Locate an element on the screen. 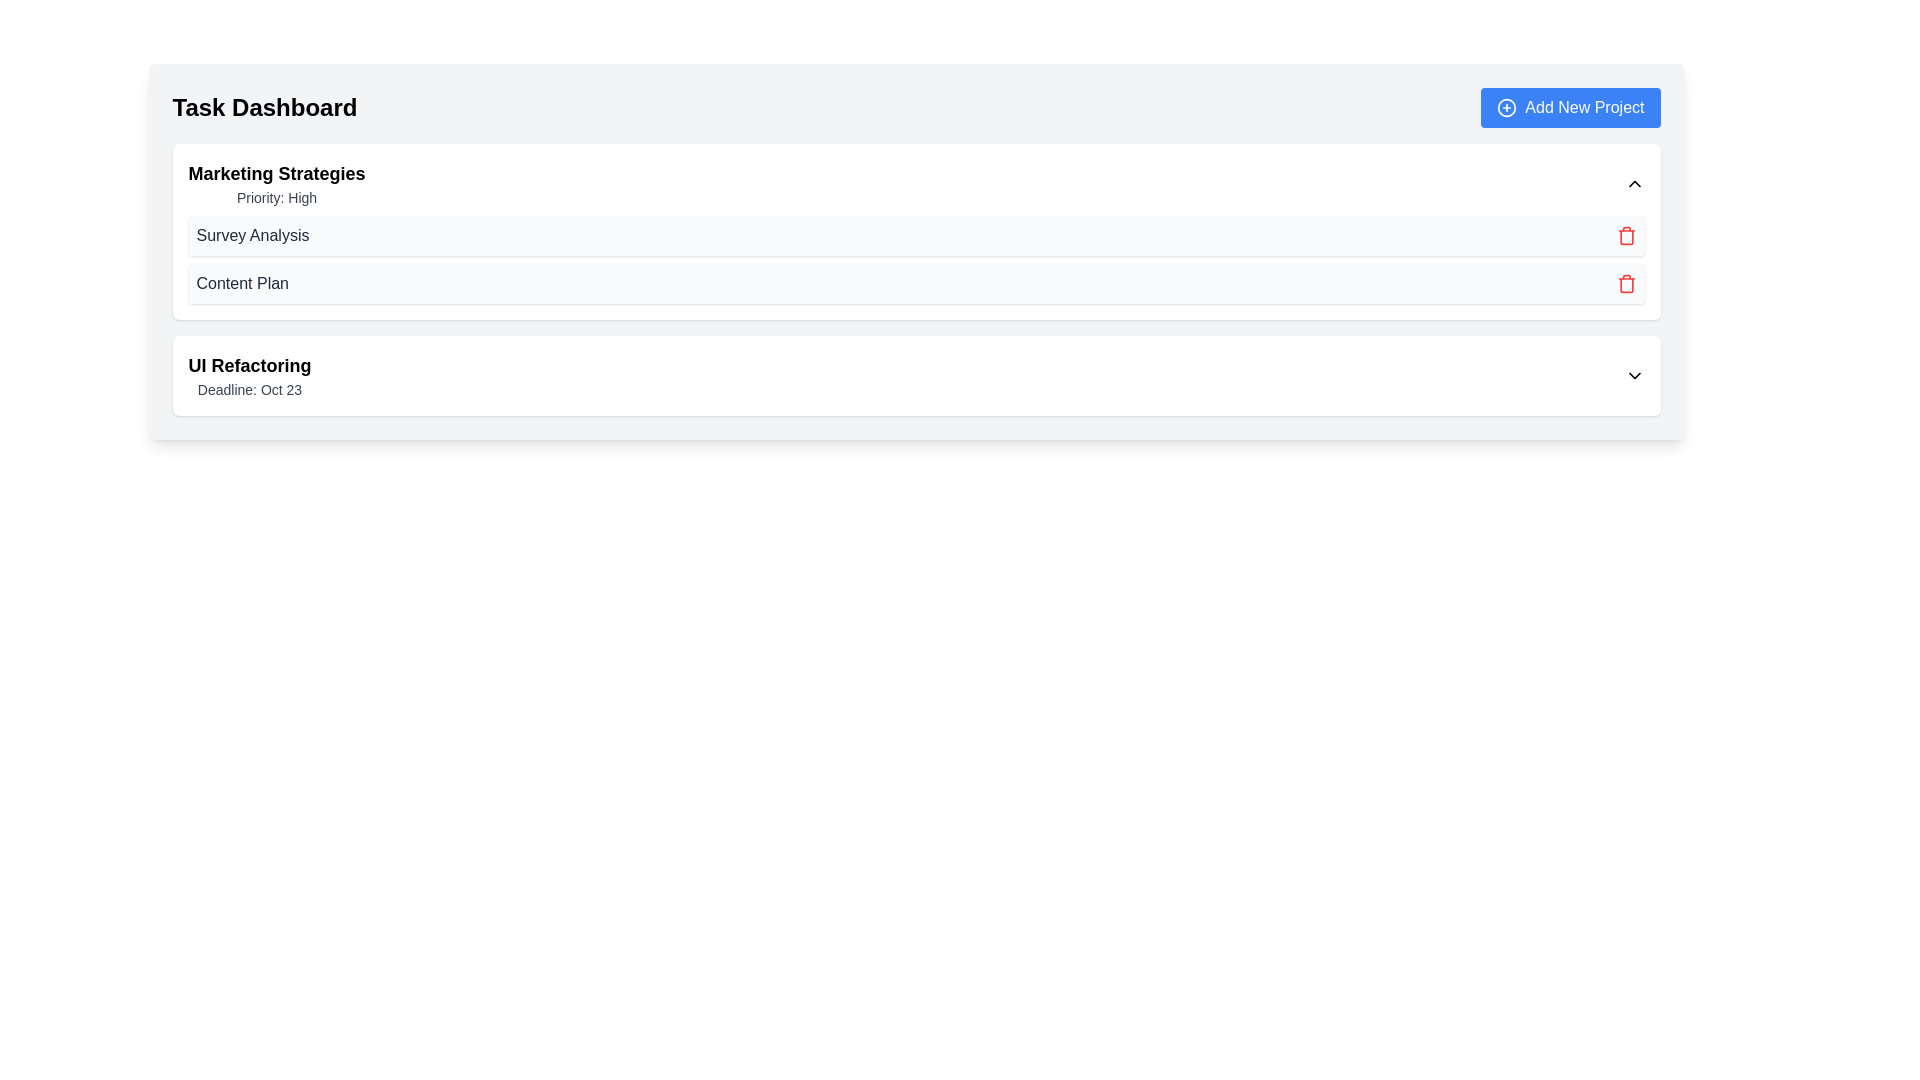 The height and width of the screenshot is (1080, 1920). the upward-pointing chevron toggle control located near the top-right corner of the 'Marketing Strategies' list header, beside the text 'Priority: High' is located at coordinates (1634, 184).